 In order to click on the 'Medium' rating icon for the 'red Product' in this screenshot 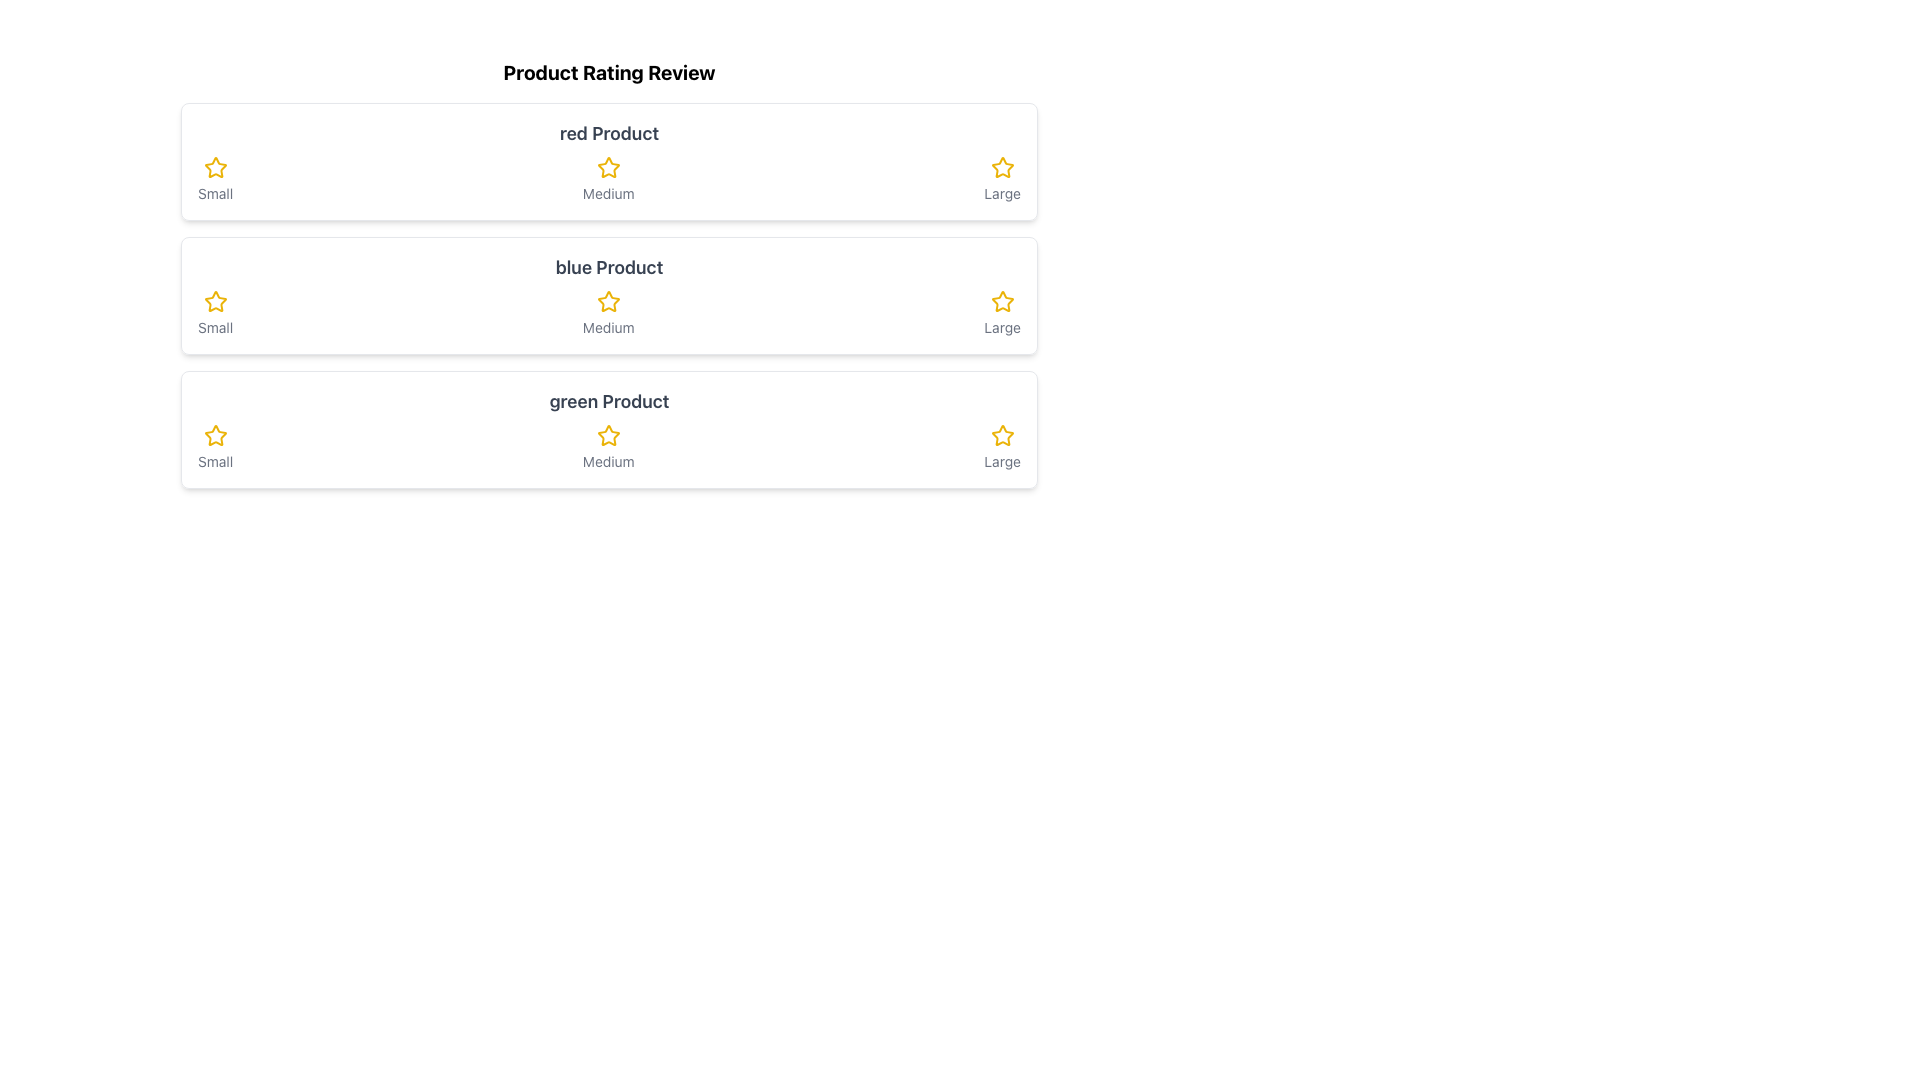, I will do `click(607, 180)`.